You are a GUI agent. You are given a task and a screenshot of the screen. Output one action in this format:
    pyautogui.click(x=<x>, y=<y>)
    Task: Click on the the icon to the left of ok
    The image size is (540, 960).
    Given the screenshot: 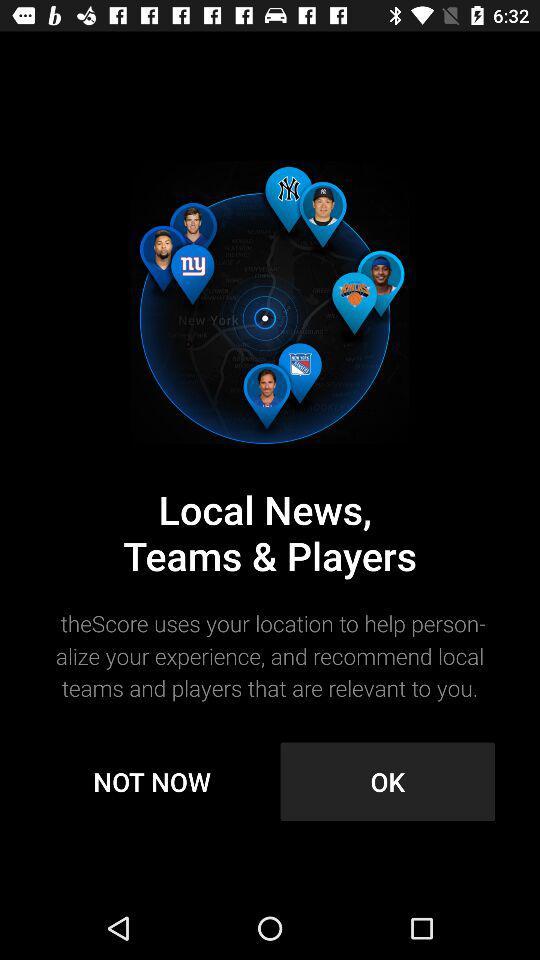 What is the action you would take?
    pyautogui.click(x=151, y=781)
    